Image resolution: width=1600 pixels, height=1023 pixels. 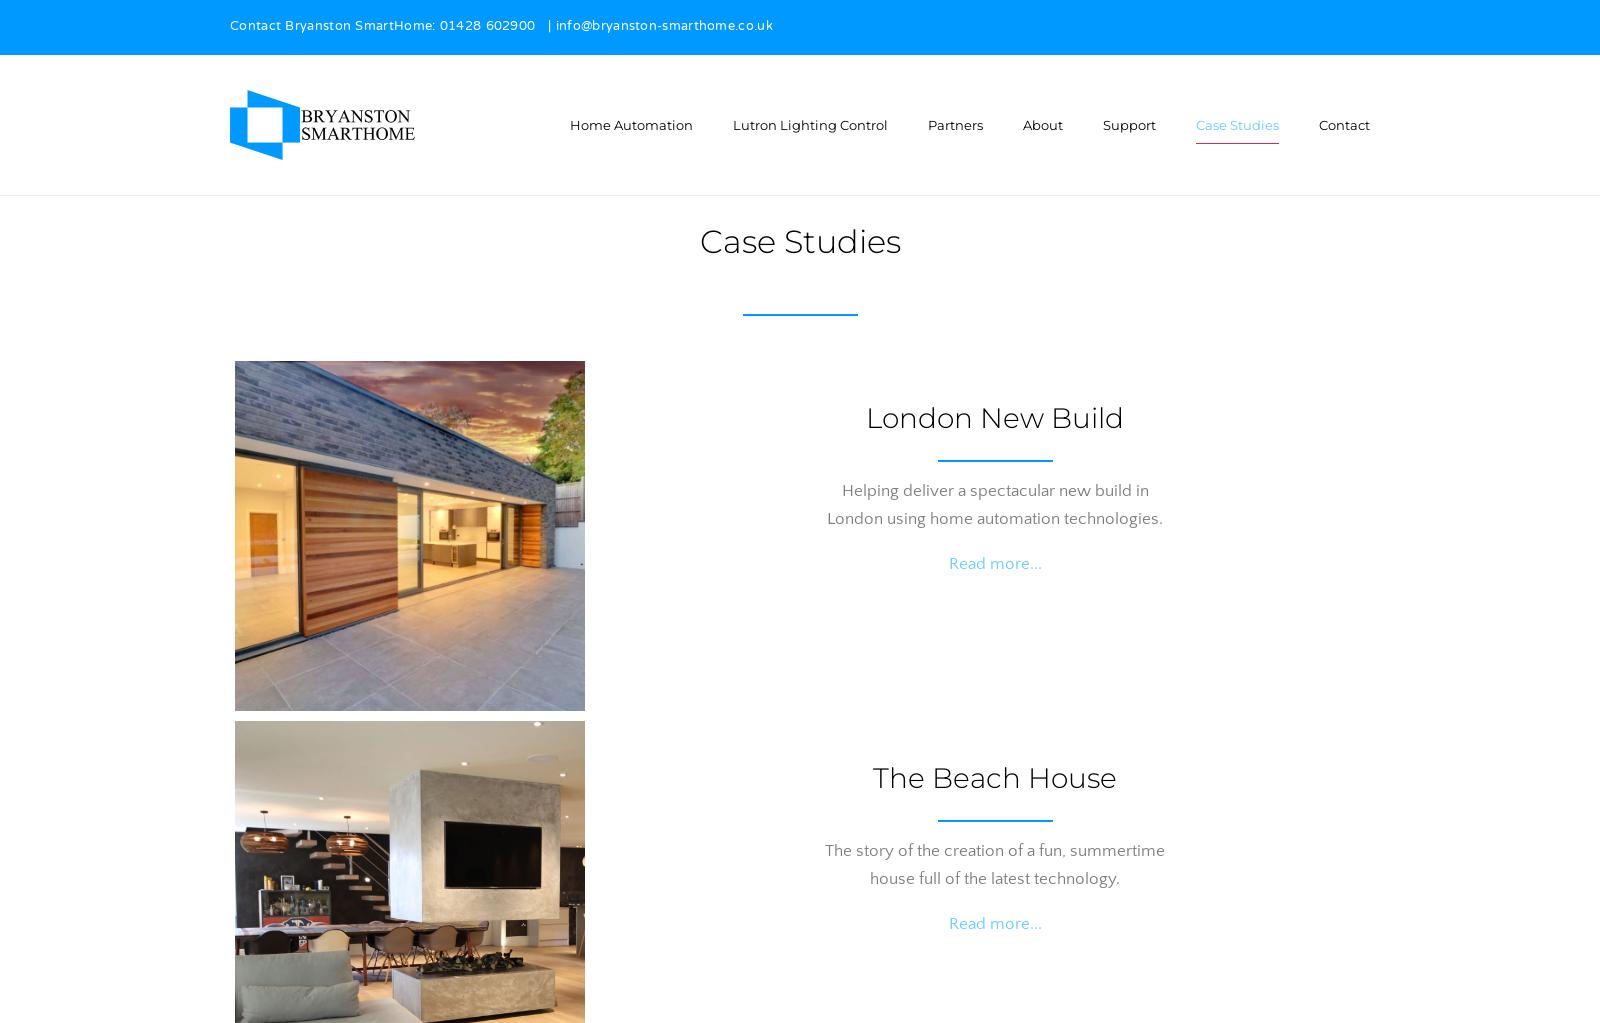 What do you see at coordinates (994, 416) in the screenshot?
I see `'London New Build'` at bounding box center [994, 416].